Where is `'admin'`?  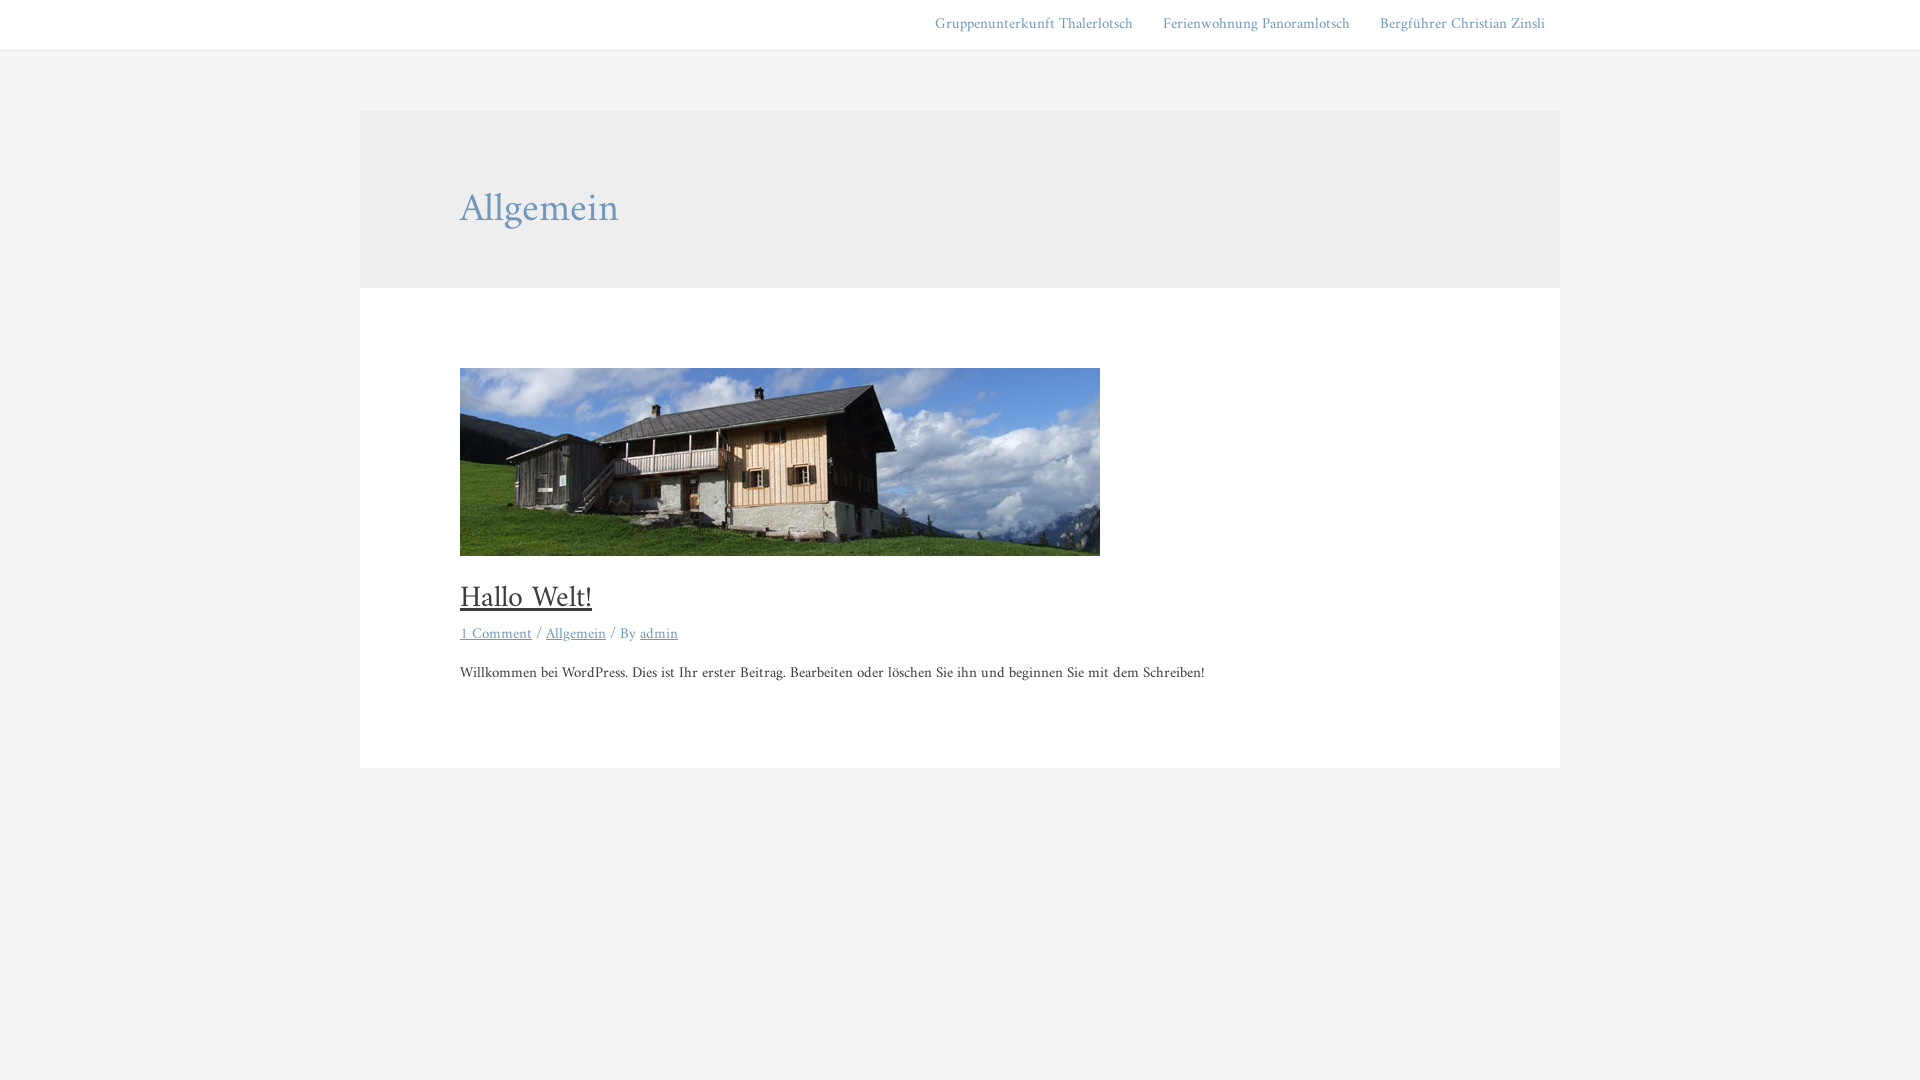
'admin' is located at coordinates (658, 634).